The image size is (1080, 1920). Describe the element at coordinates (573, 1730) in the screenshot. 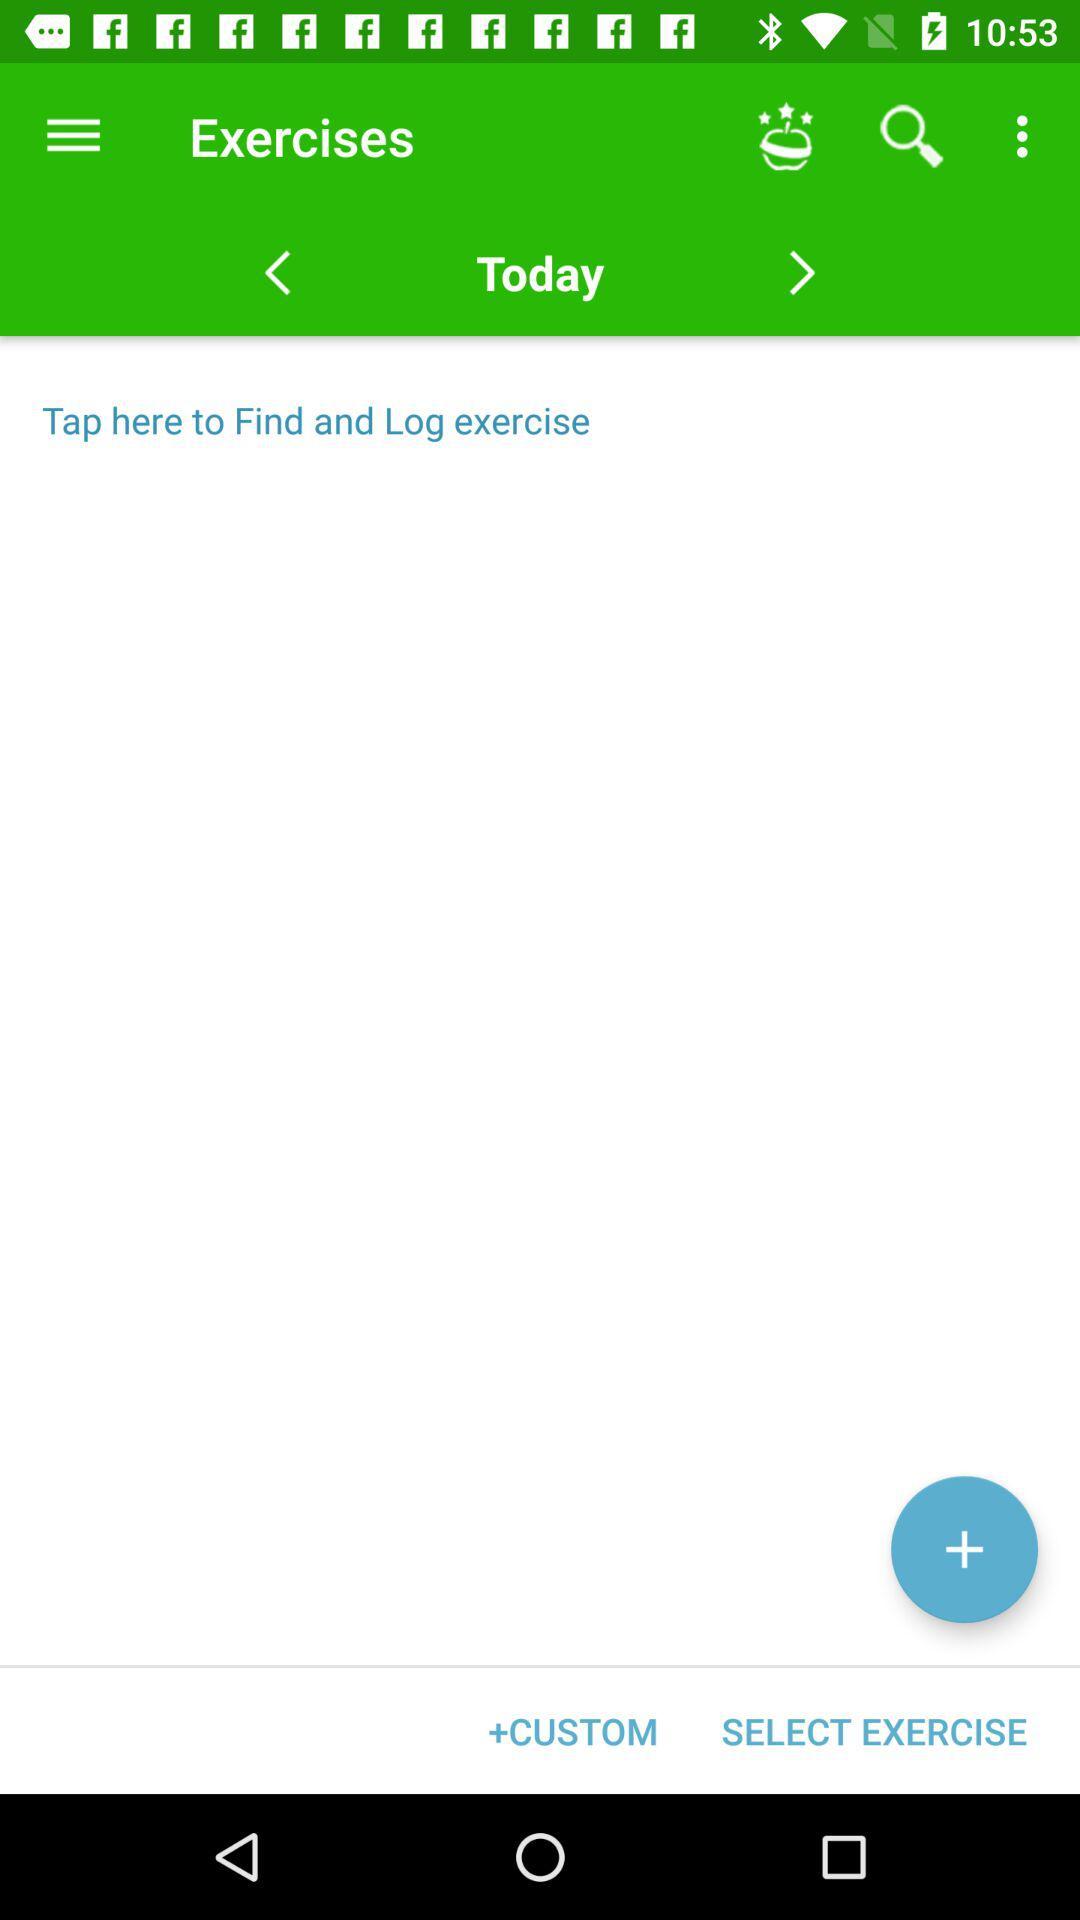

I see `the icon next to select exercise` at that location.